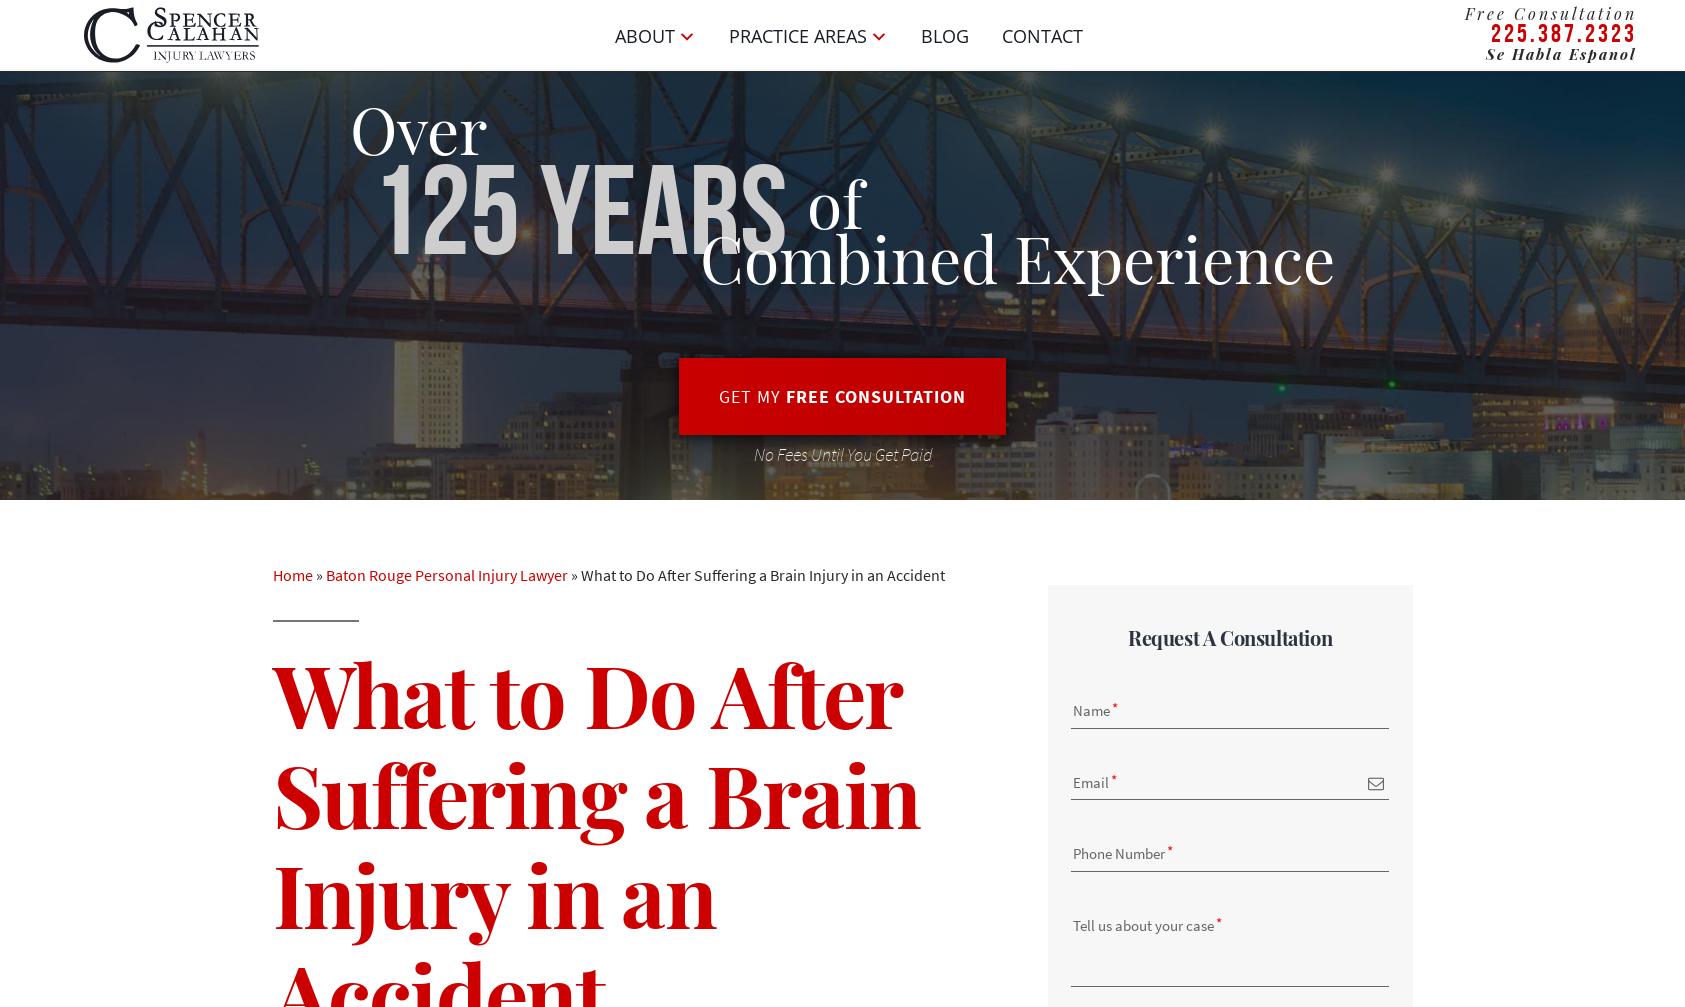  What do you see at coordinates (579, 573) in the screenshot?
I see `'What to Do After Suffering a Brain Injury in an Accident'` at bounding box center [579, 573].